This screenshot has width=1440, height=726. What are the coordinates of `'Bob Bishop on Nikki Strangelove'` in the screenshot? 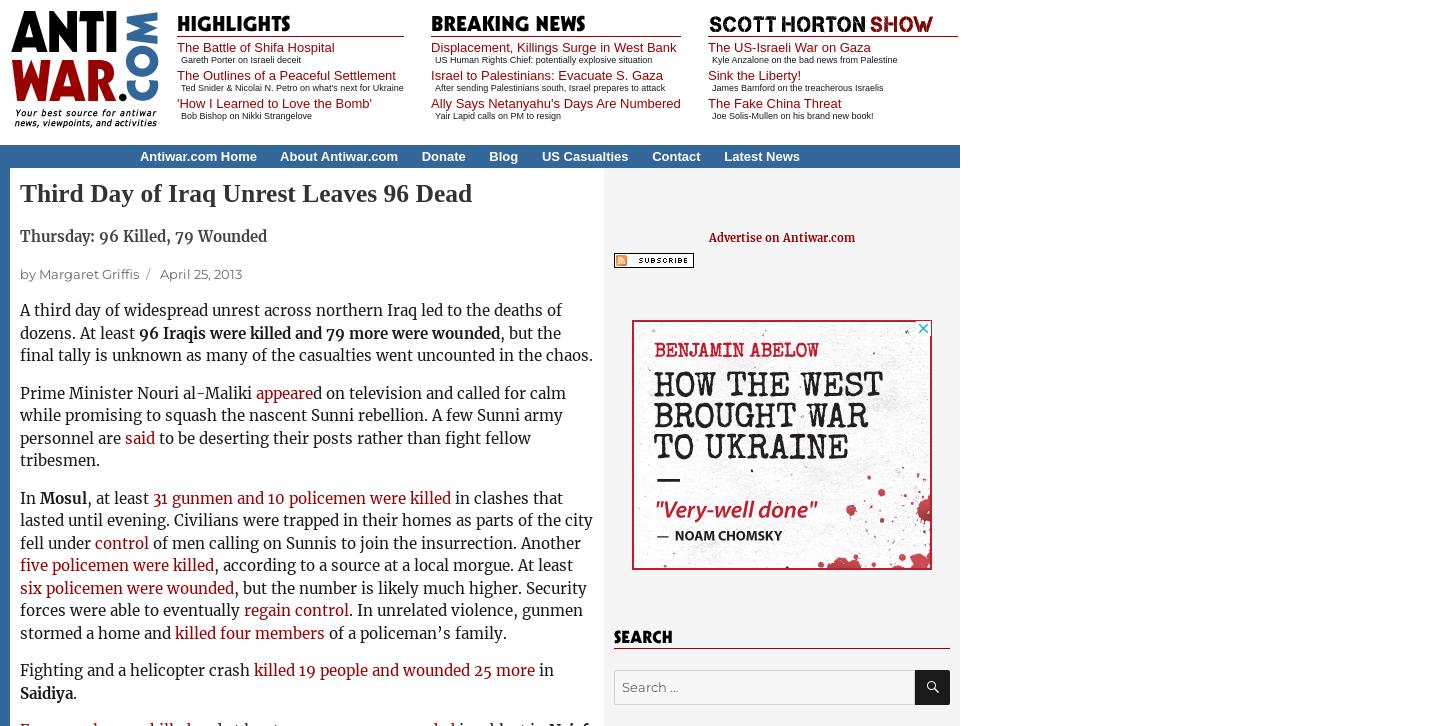 It's located at (245, 116).